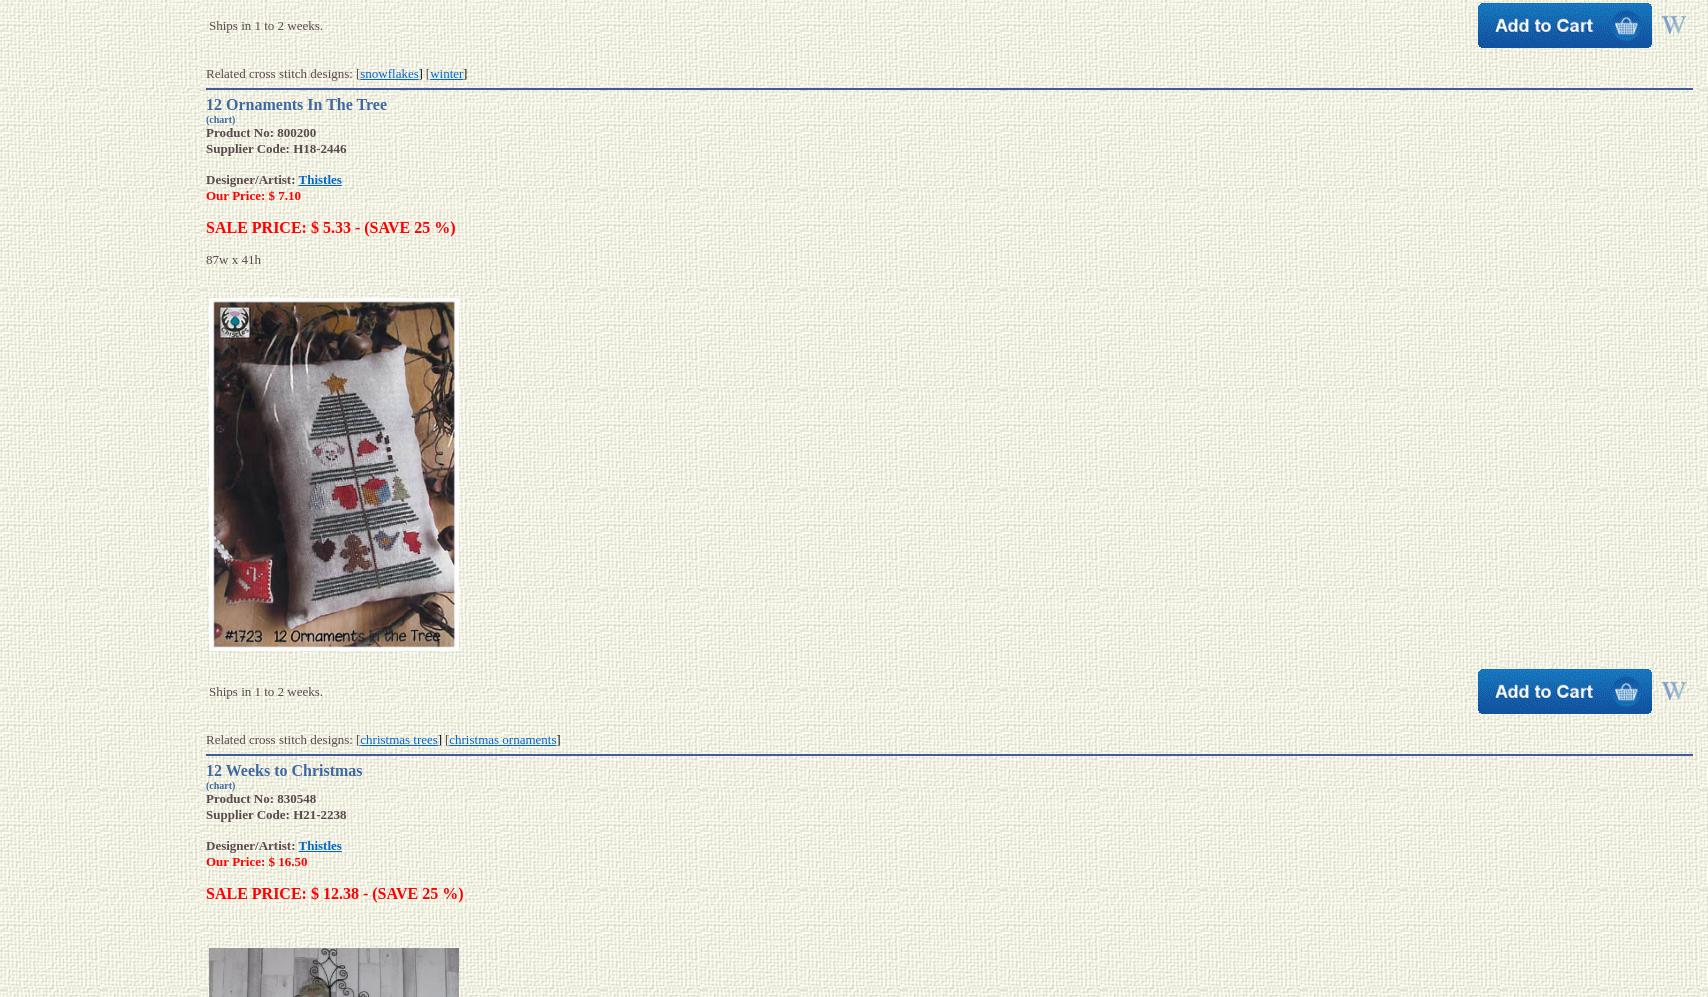 The width and height of the screenshot is (1708, 997). Describe the element at coordinates (276, 812) in the screenshot. I see `'Supplier Code: H21-2238'` at that location.